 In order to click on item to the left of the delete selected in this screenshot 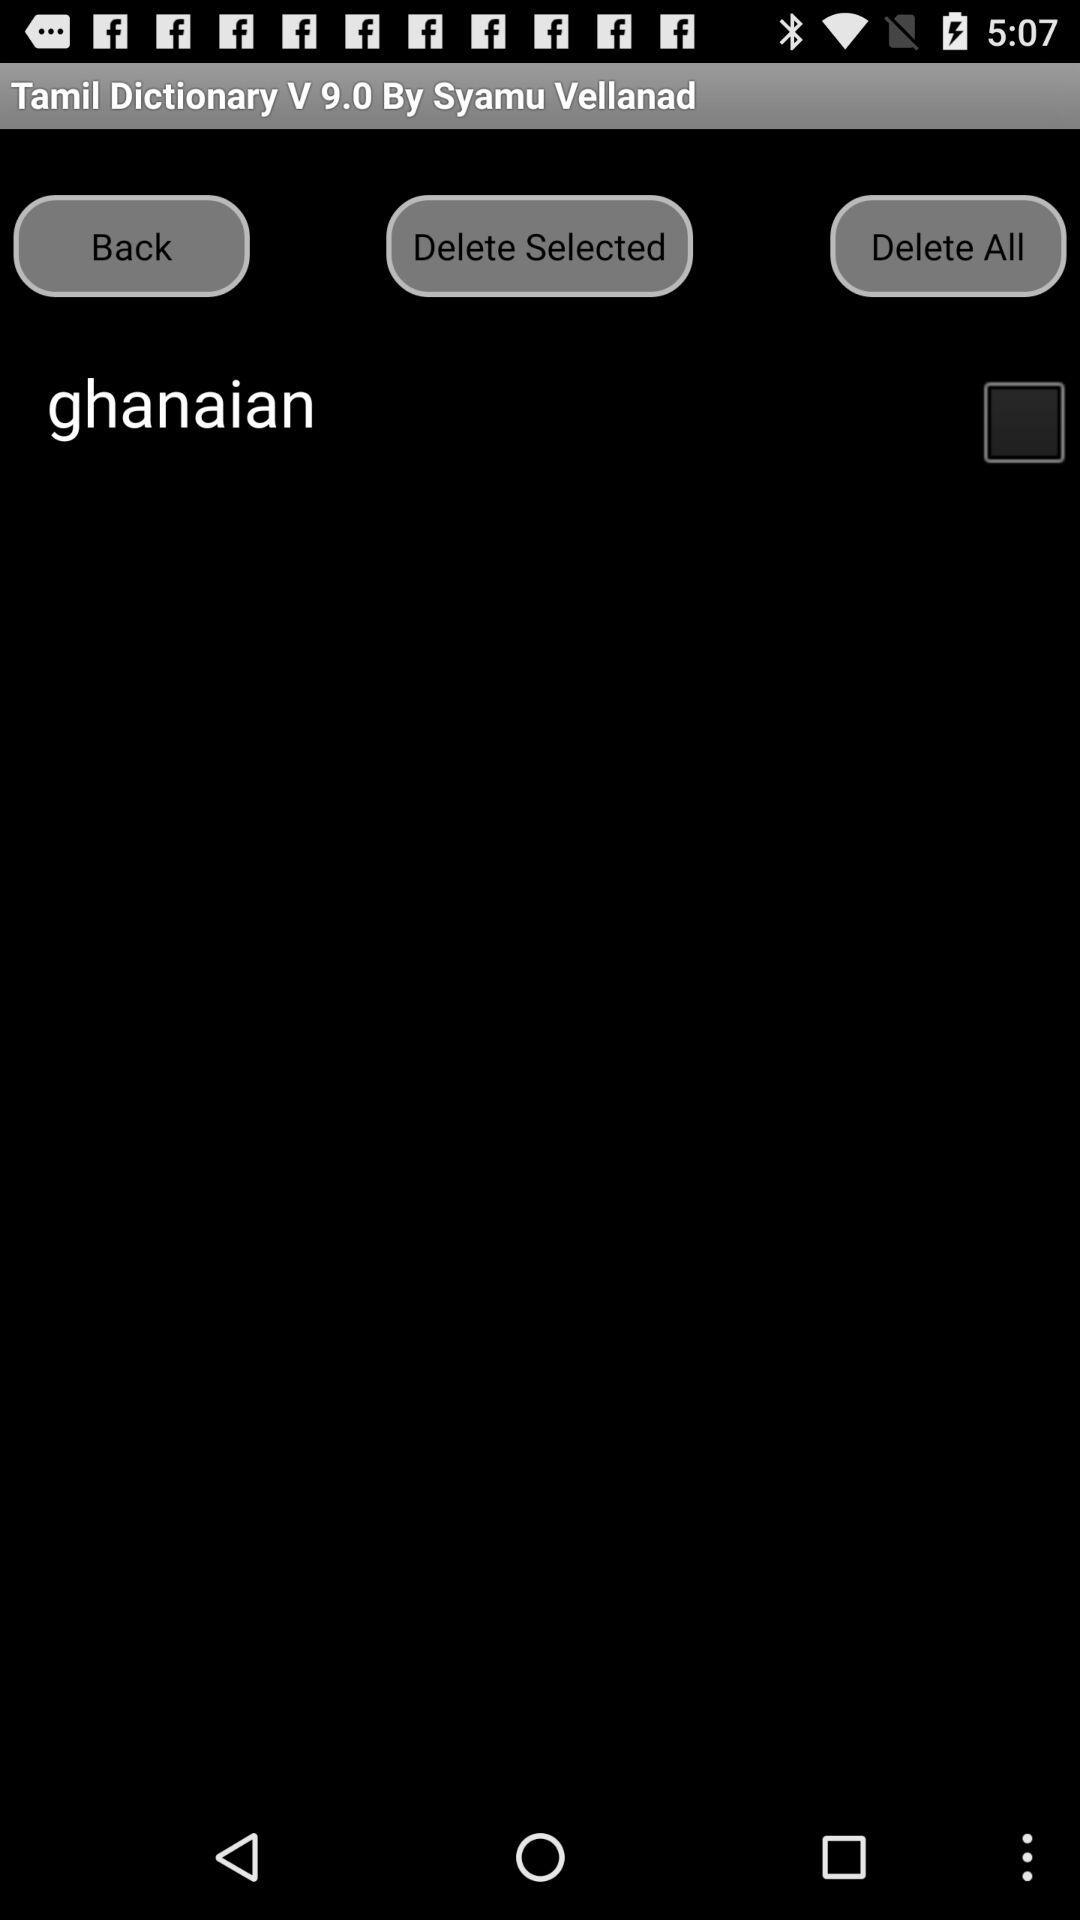, I will do `click(131, 244)`.